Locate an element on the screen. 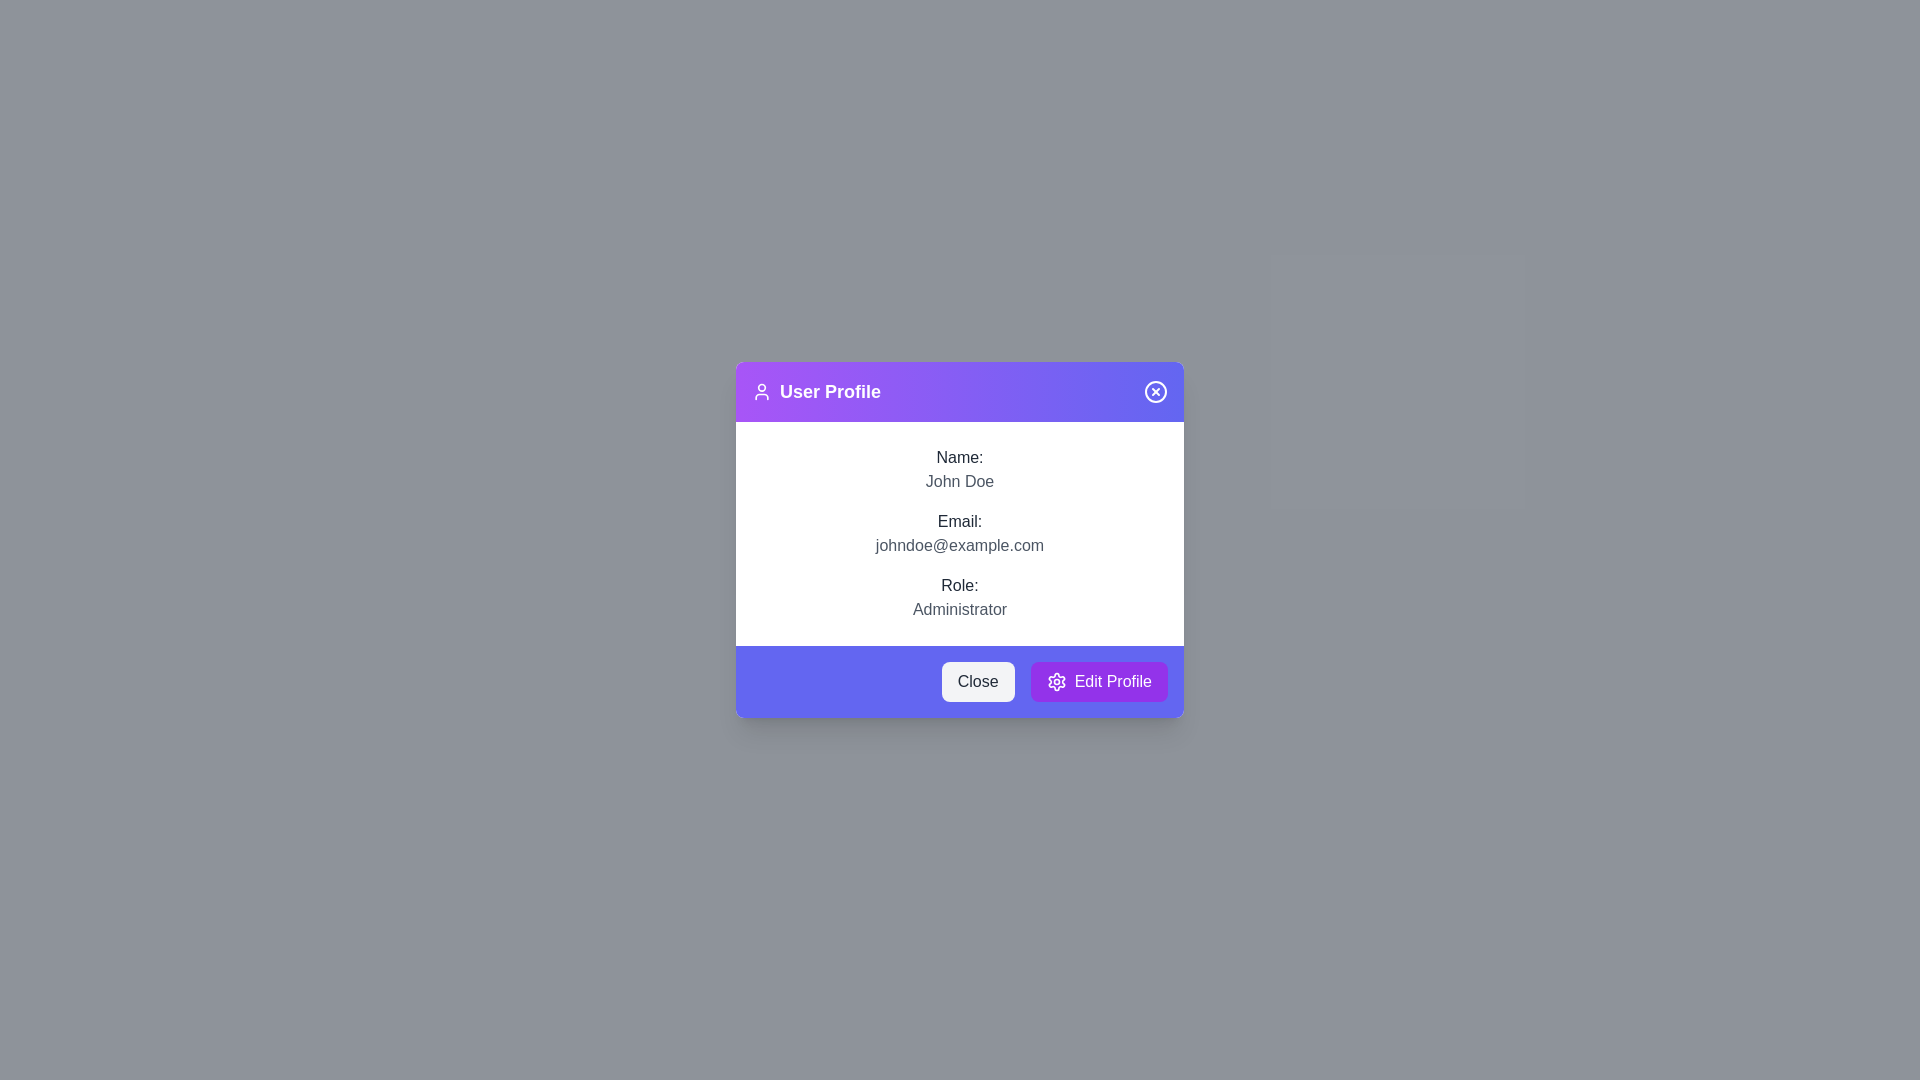  user details displayed in the Information display section located in the 'User Profile' dialog box, which includes the user's name, email, and role is located at coordinates (960, 532).